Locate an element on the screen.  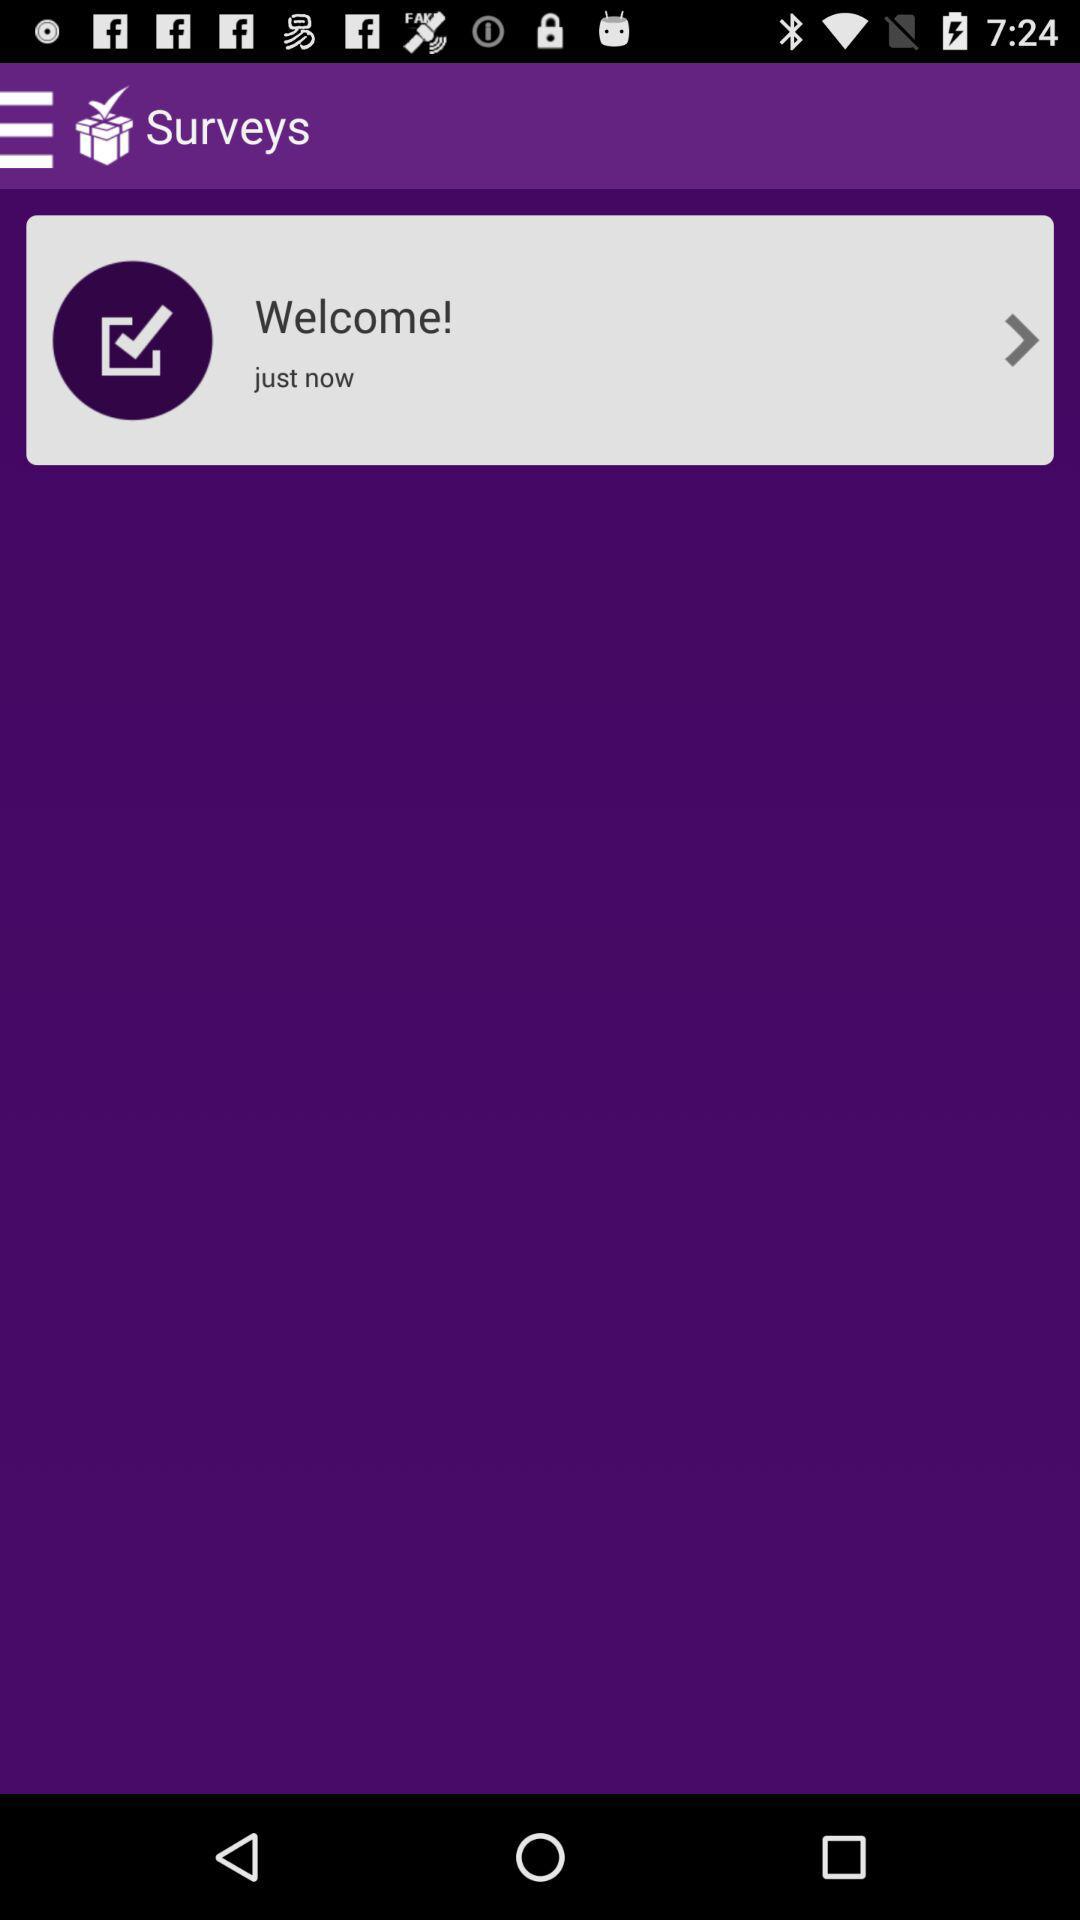
the just now item is located at coordinates (310, 389).